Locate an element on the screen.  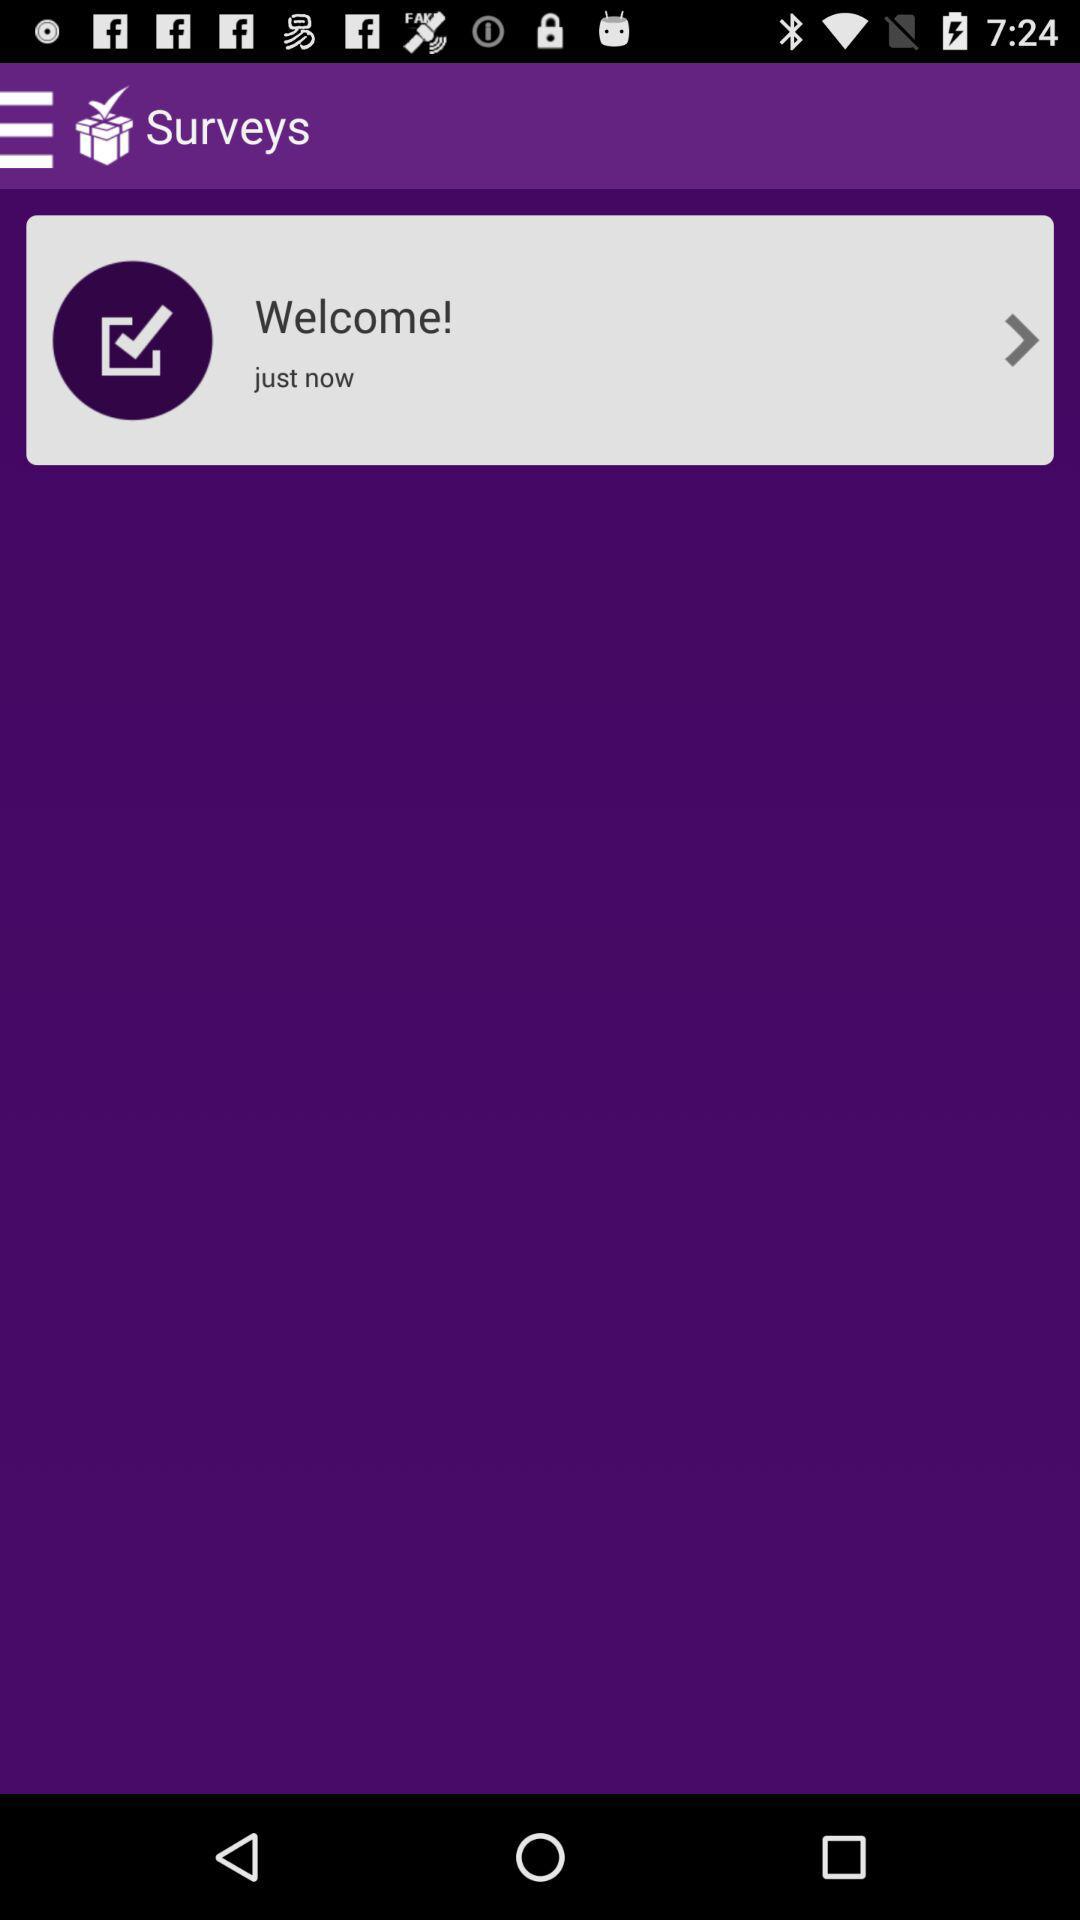
the just now item is located at coordinates (310, 389).